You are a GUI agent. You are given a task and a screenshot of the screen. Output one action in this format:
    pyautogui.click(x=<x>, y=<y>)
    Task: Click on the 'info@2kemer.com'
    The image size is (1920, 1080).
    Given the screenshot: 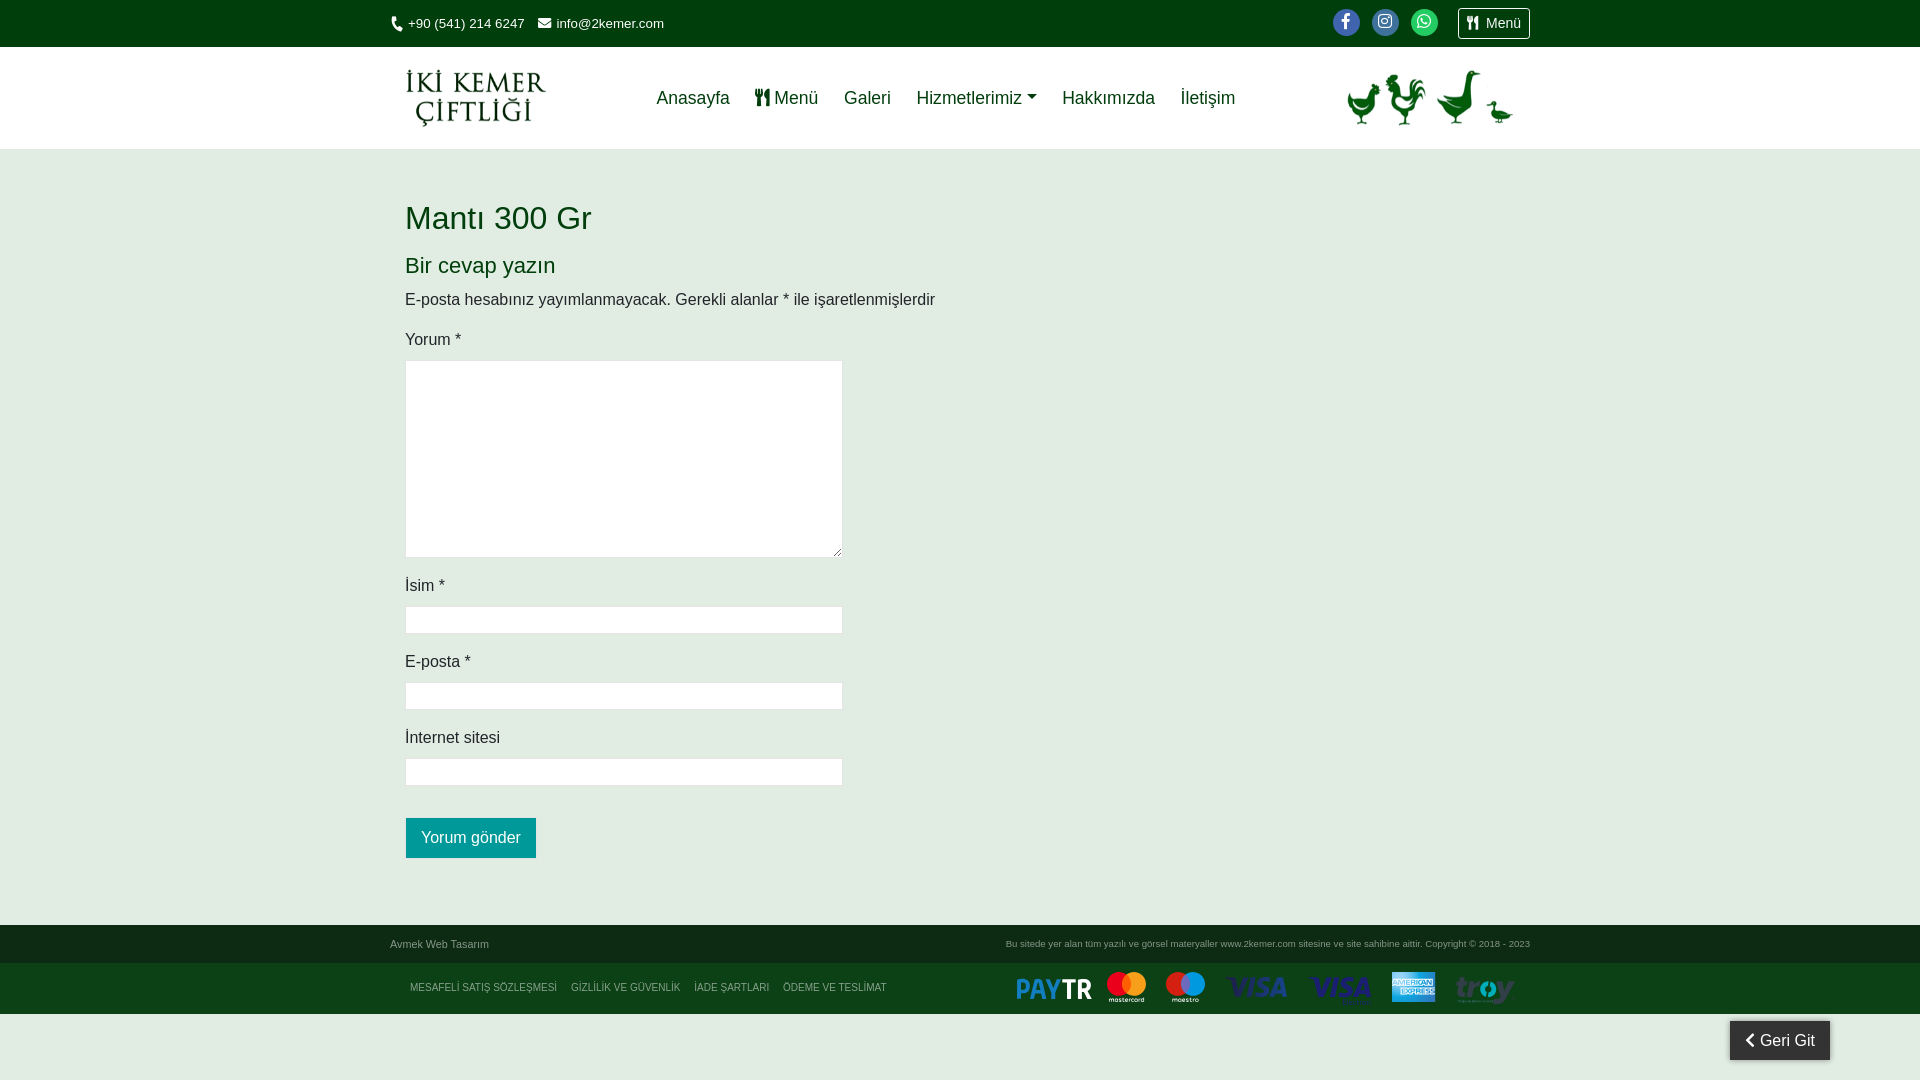 What is the action you would take?
    pyautogui.click(x=599, y=23)
    